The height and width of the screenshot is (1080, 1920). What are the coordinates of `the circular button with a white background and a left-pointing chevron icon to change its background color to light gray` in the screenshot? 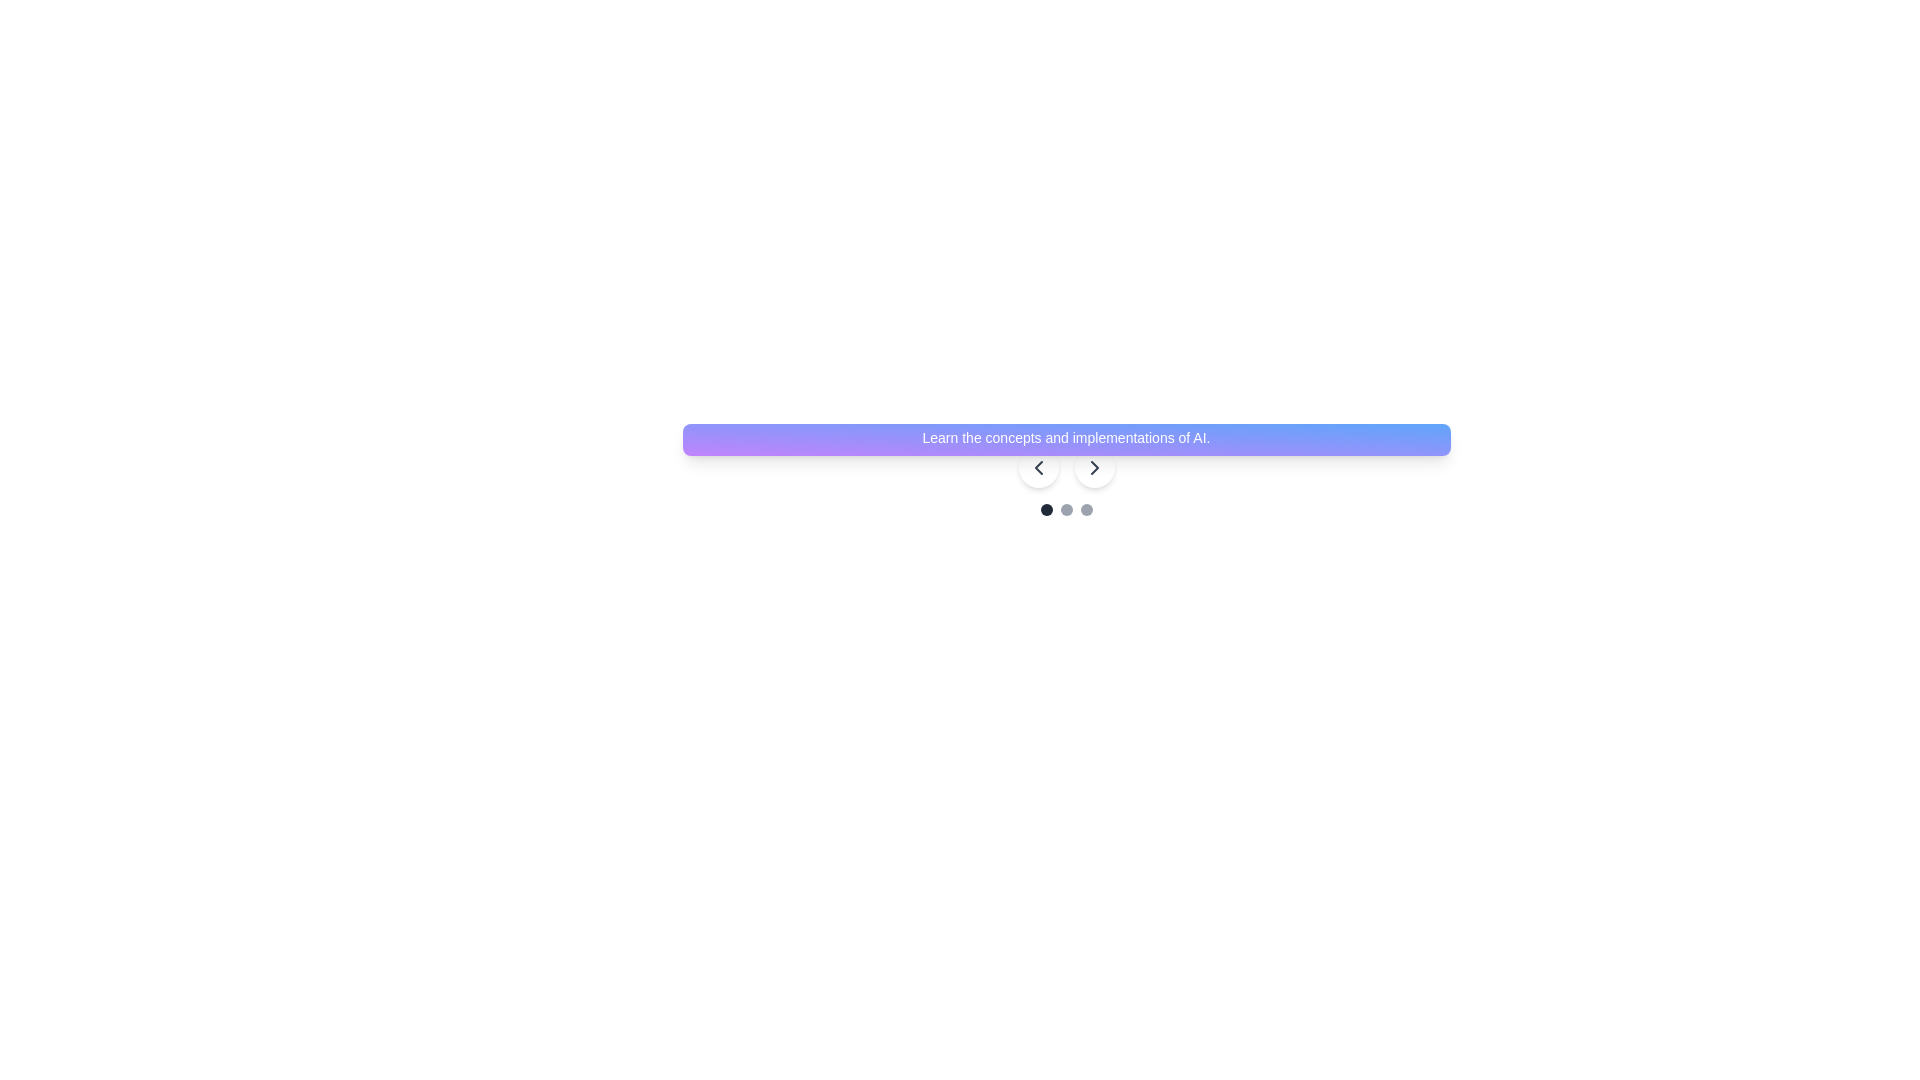 It's located at (1038, 467).